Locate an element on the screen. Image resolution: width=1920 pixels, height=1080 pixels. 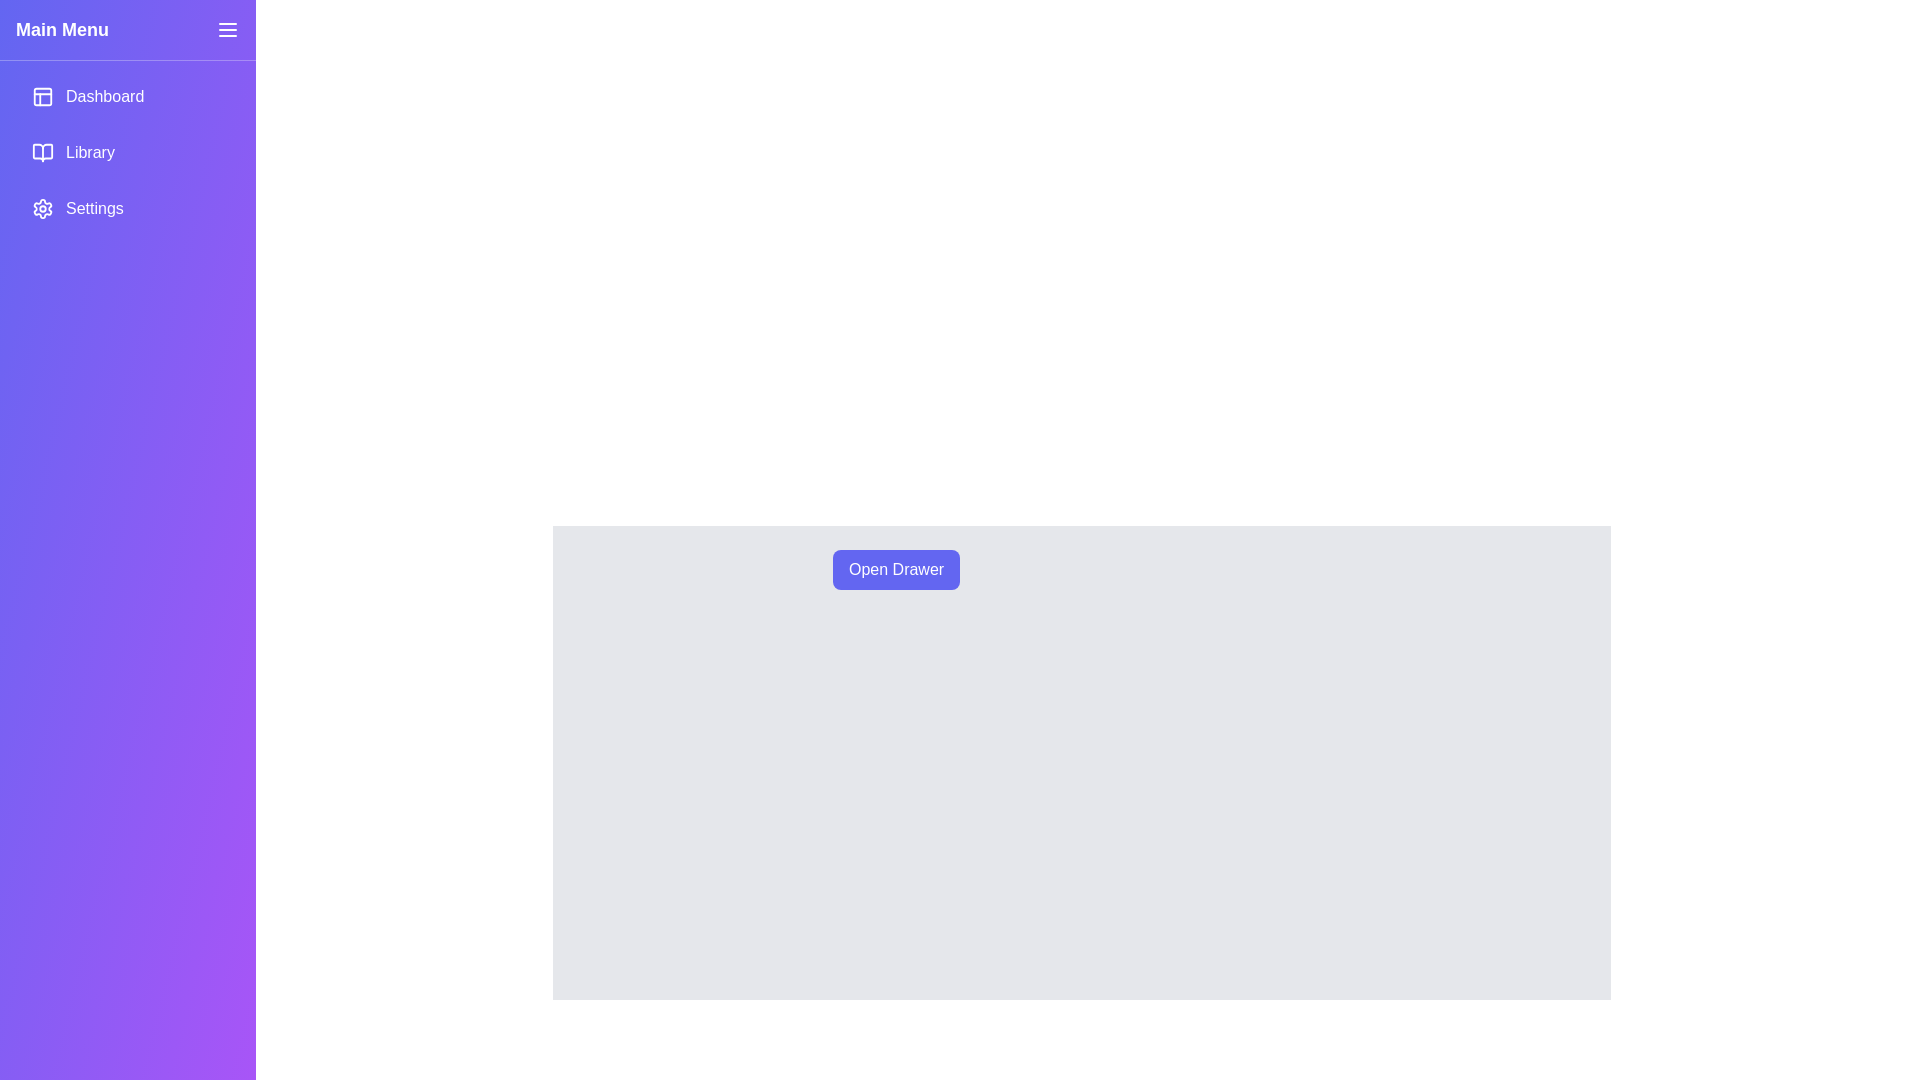
the 'Open Drawer' button to open the drawer is located at coordinates (895, 570).